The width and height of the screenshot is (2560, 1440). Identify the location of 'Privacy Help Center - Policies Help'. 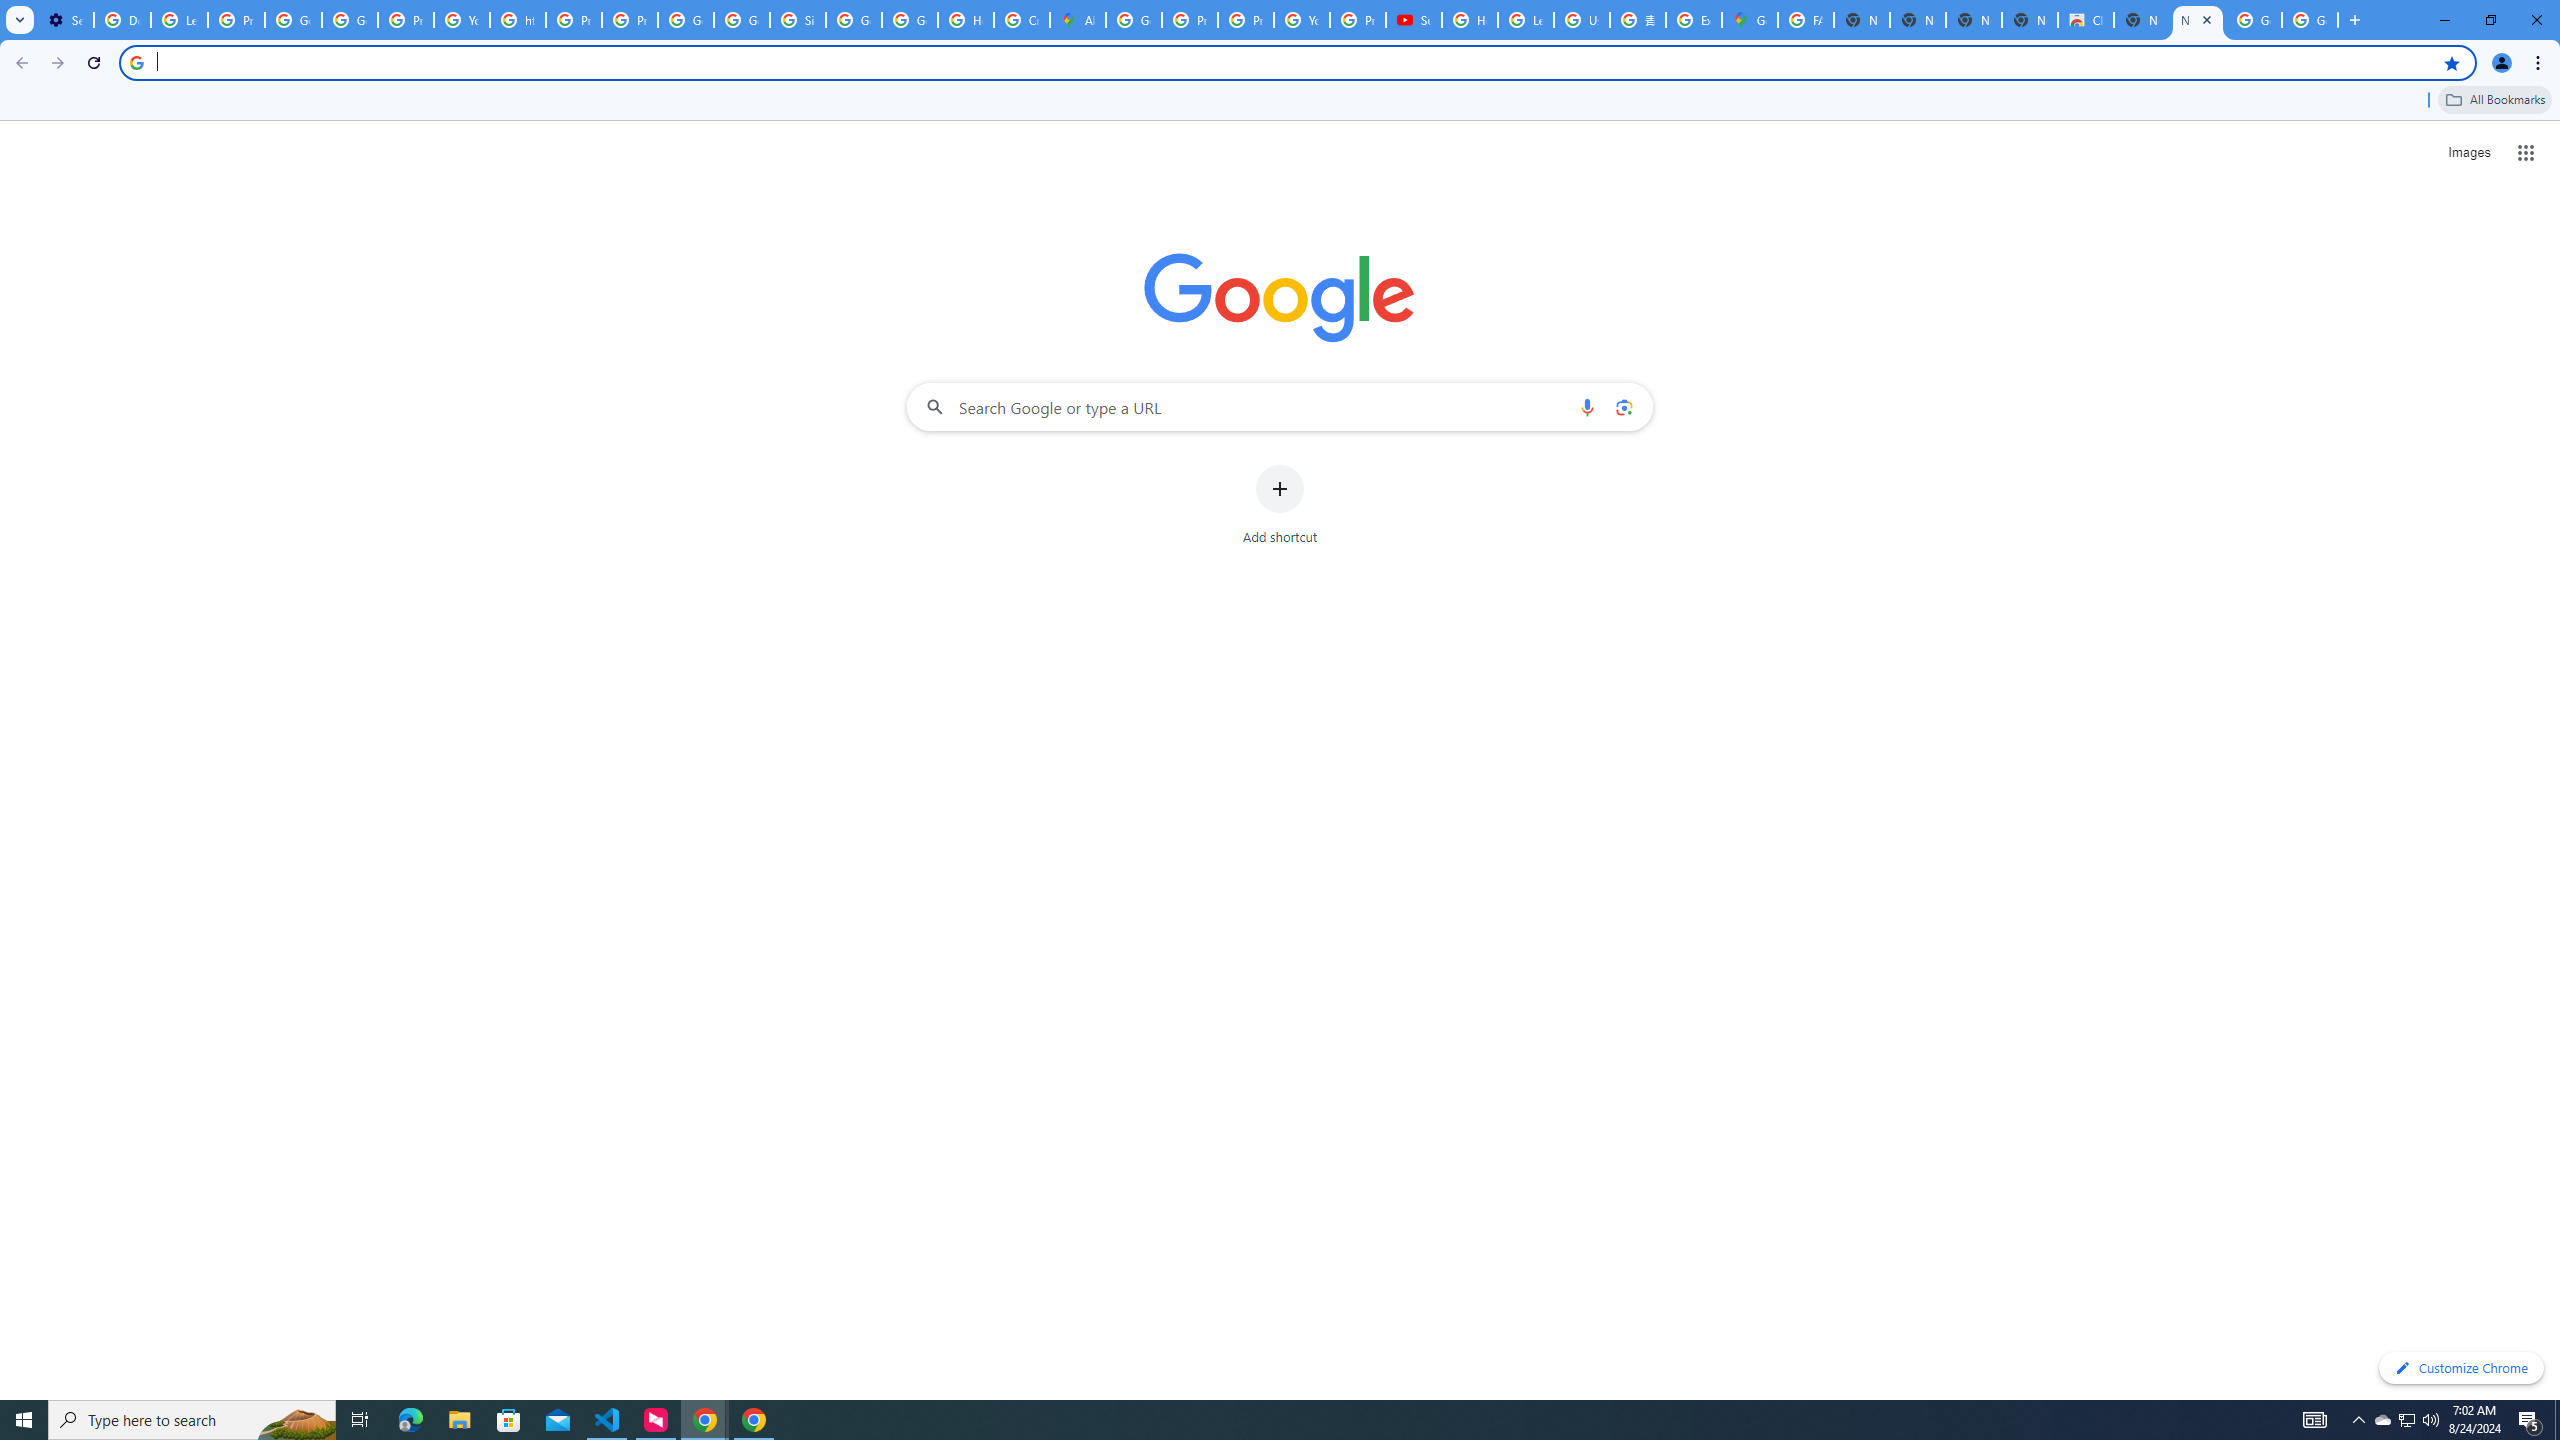
(1189, 19).